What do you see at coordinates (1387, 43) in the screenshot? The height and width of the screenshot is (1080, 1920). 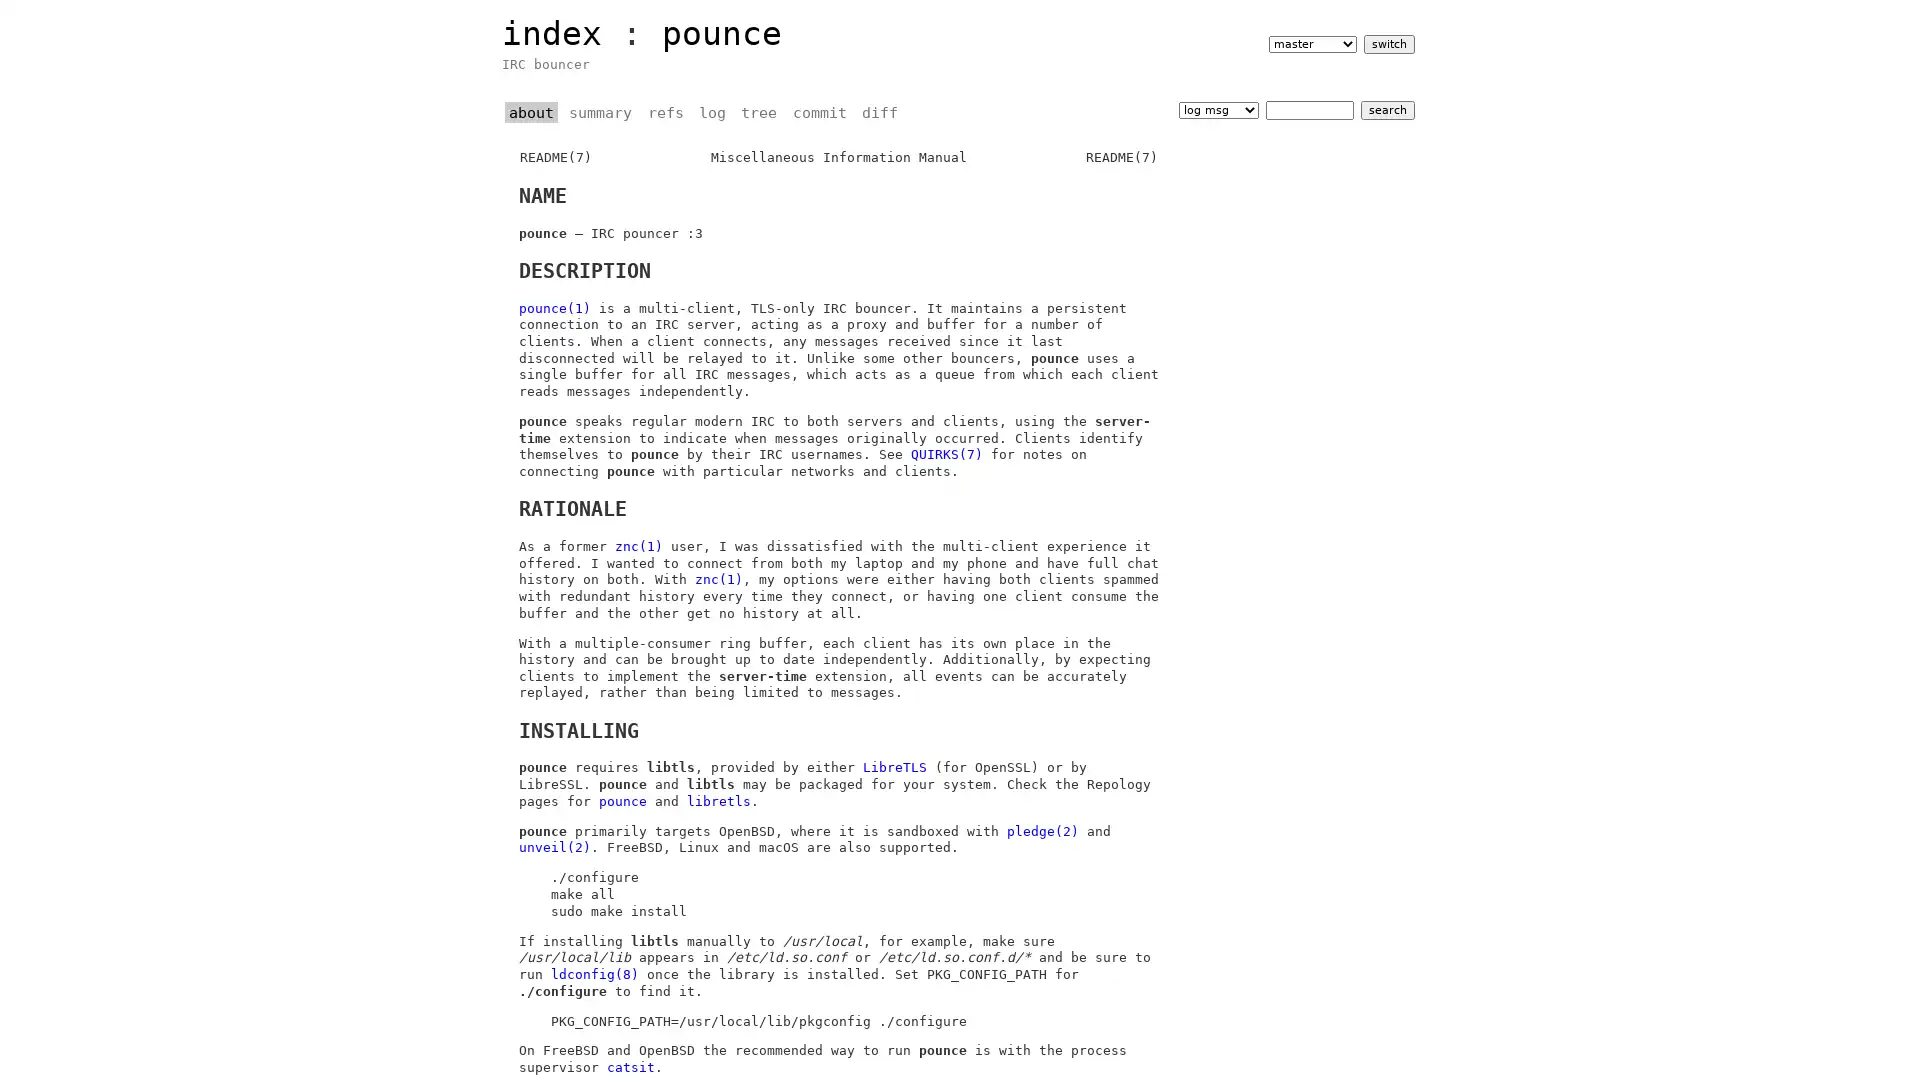 I see `switch` at bounding box center [1387, 43].